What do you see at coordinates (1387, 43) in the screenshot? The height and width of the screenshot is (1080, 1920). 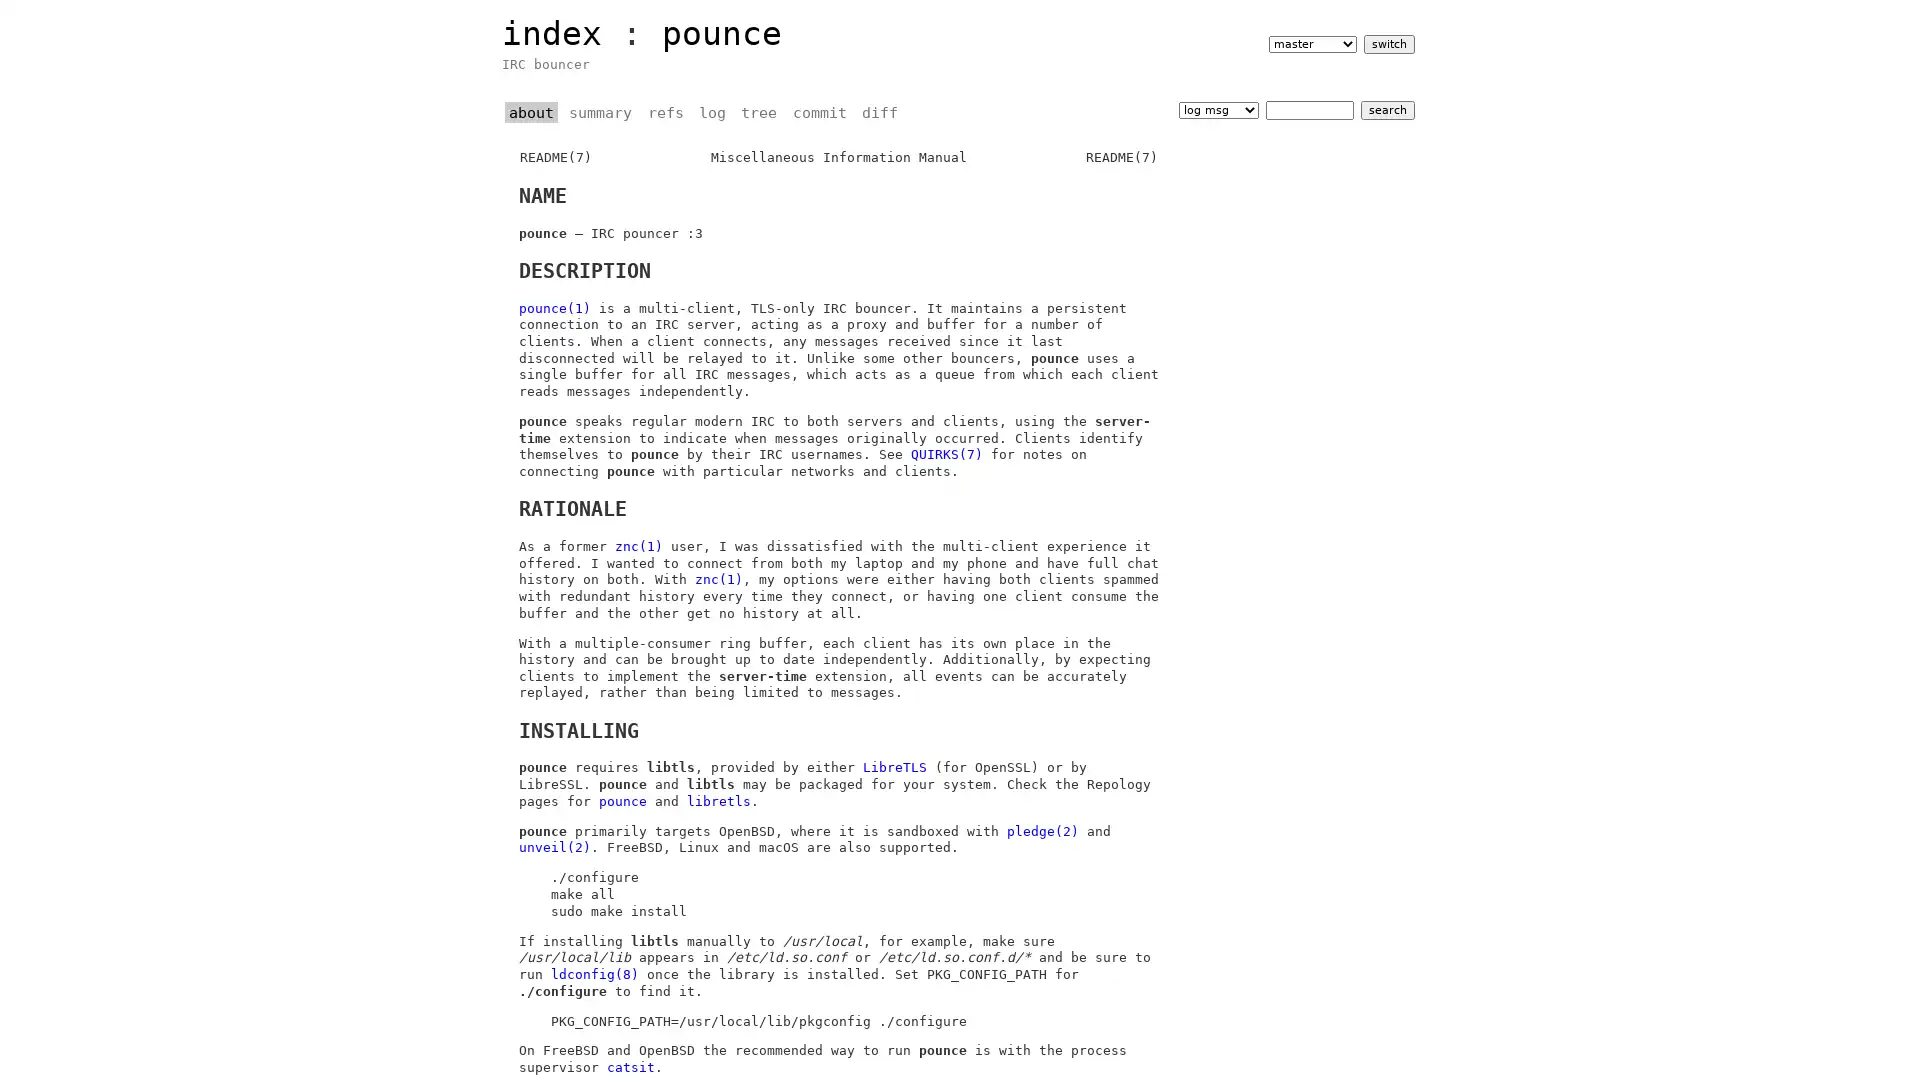 I see `switch` at bounding box center [1387, 43].